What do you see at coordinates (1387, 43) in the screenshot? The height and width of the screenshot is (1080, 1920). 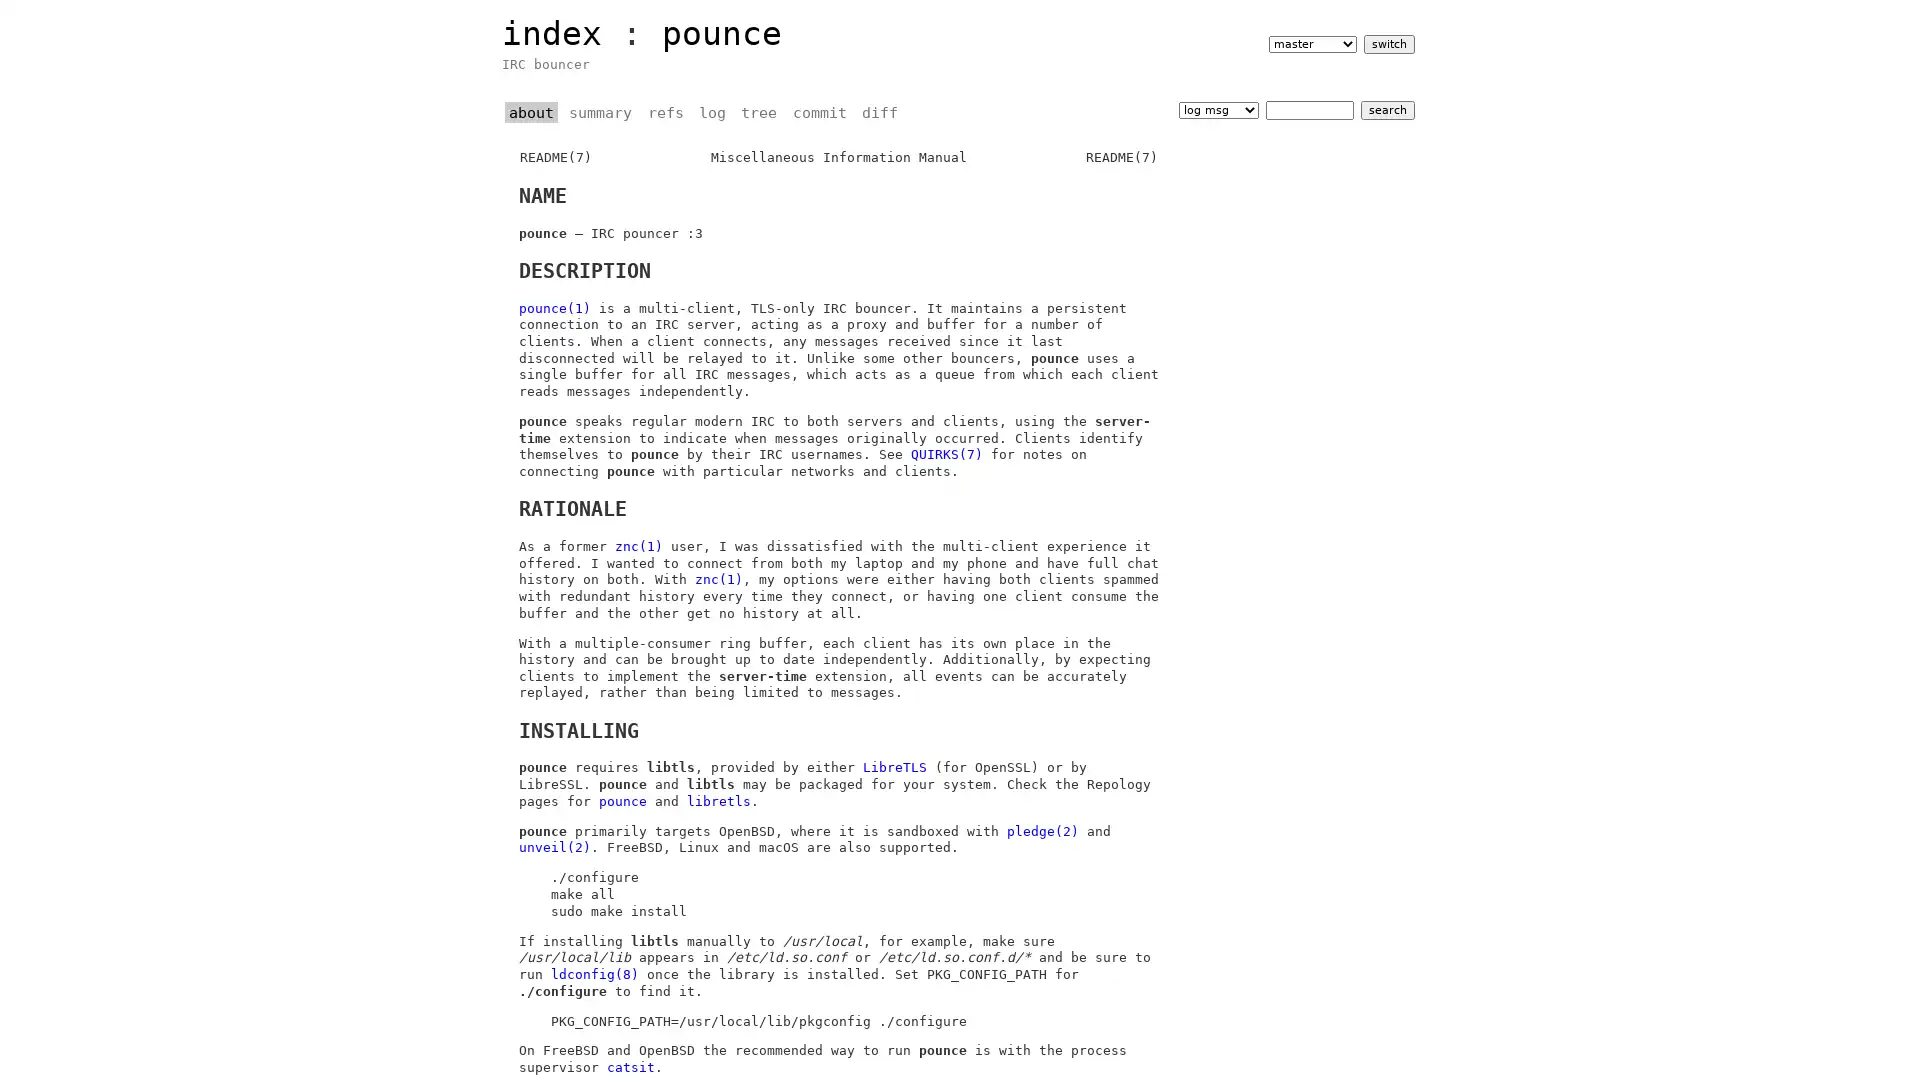 I see `switch` at bounding box center [1387, 43].